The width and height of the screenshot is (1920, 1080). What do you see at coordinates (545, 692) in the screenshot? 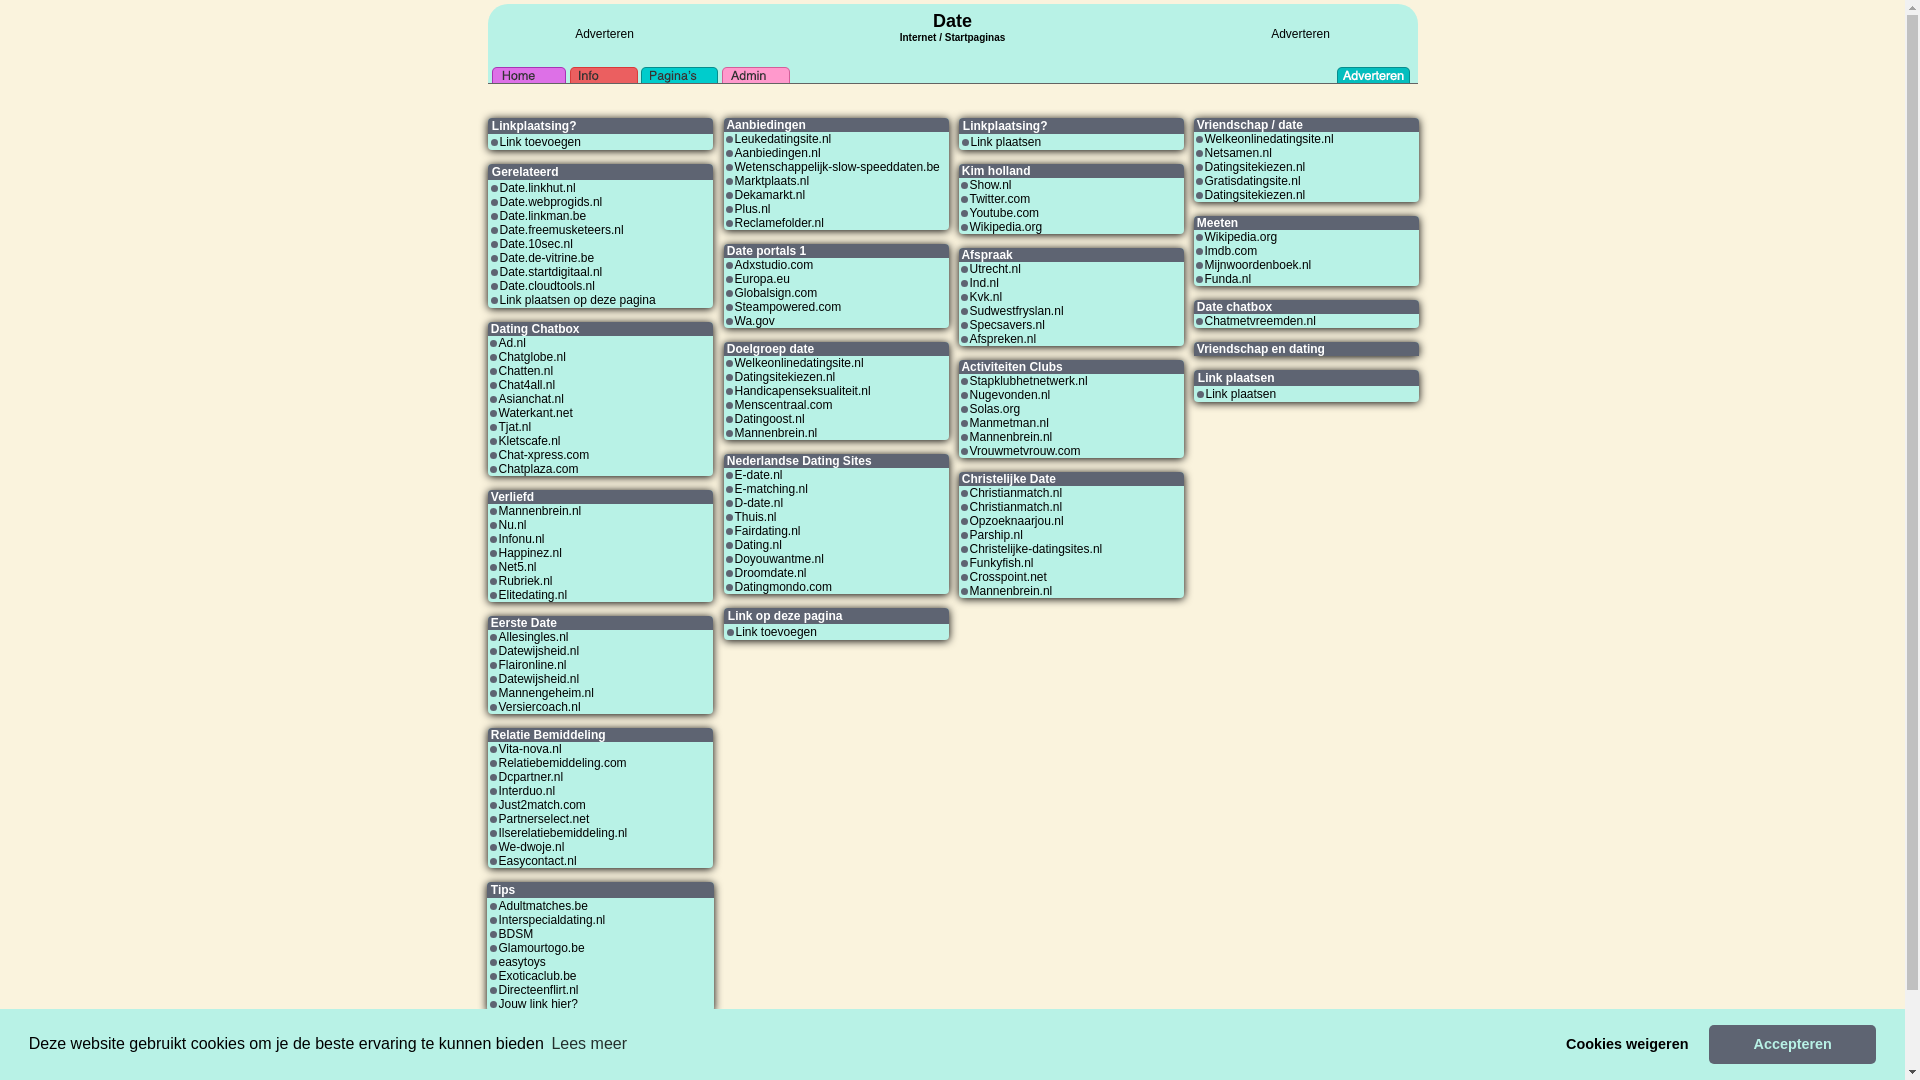
I see `'Mannengeheim.nl'` at bounding box center [545, 692].